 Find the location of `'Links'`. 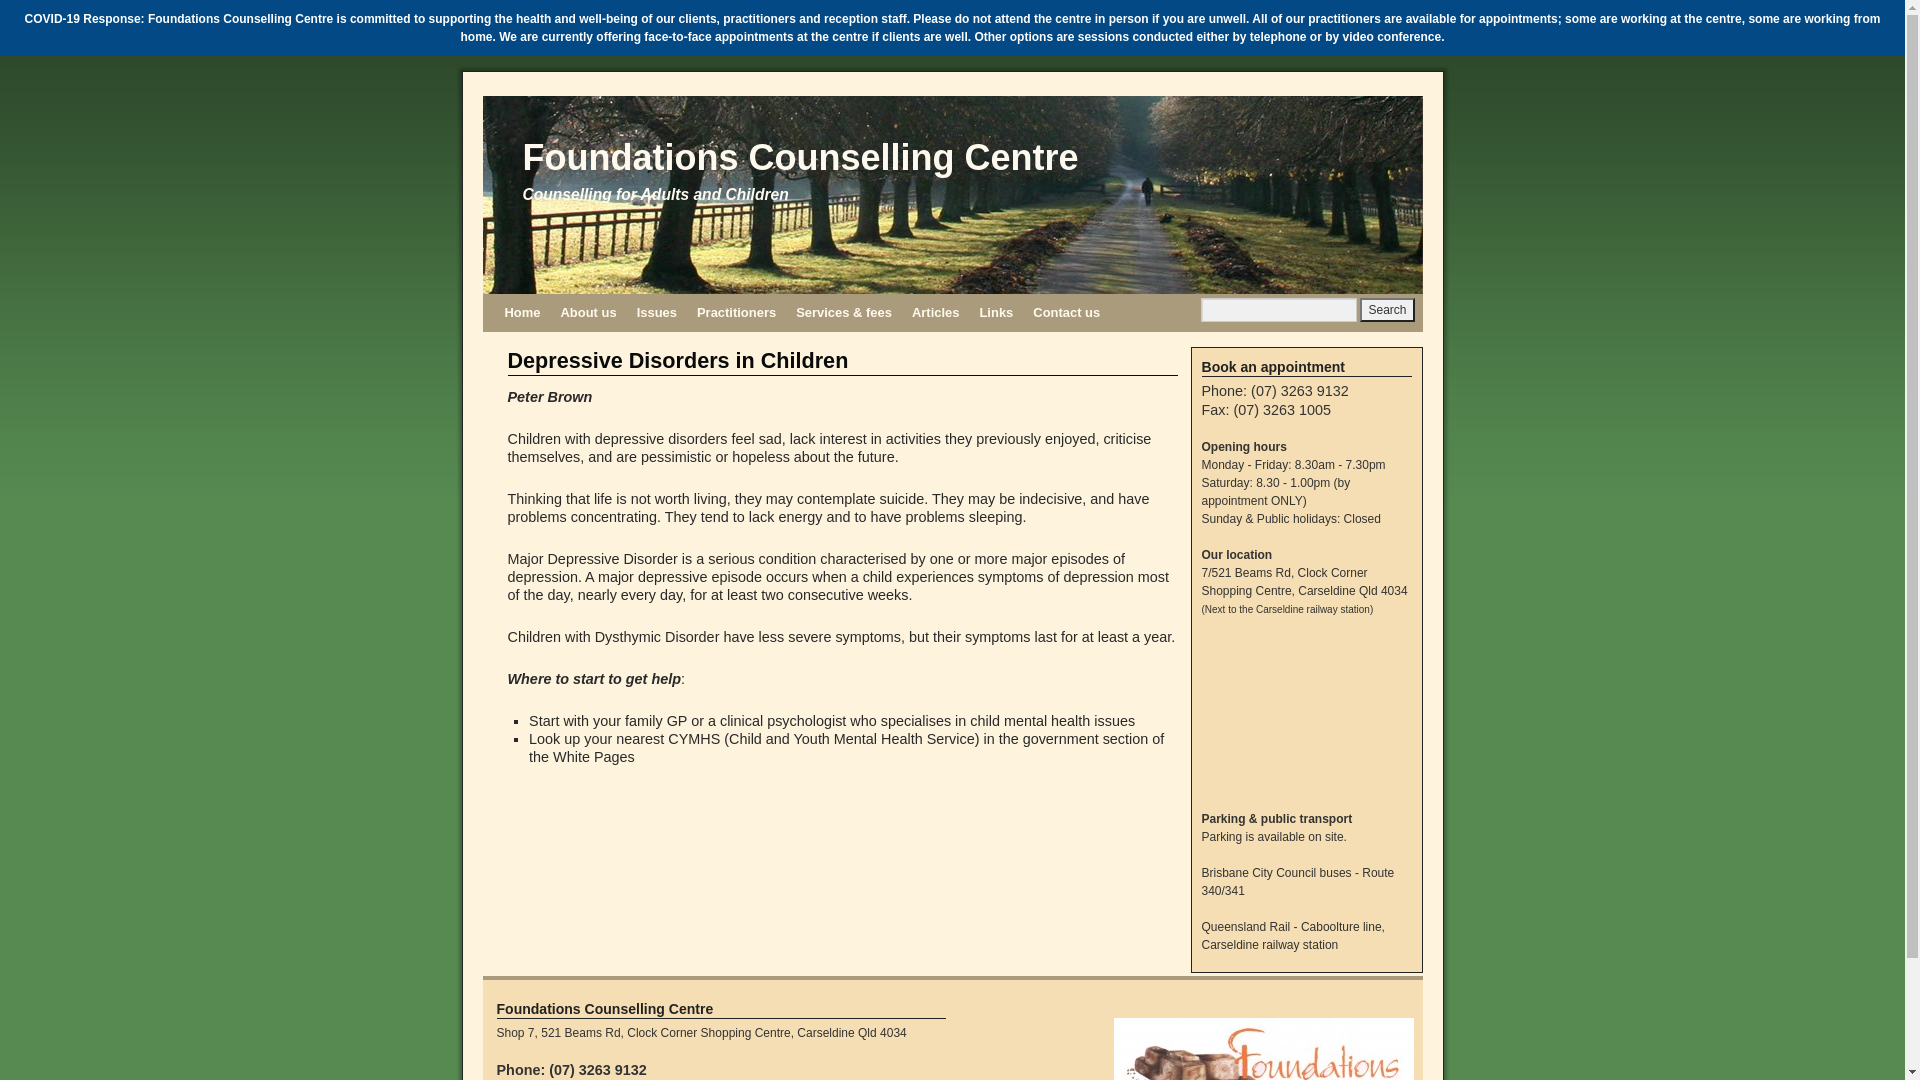

'Links' is located at coordinates (996, 312).